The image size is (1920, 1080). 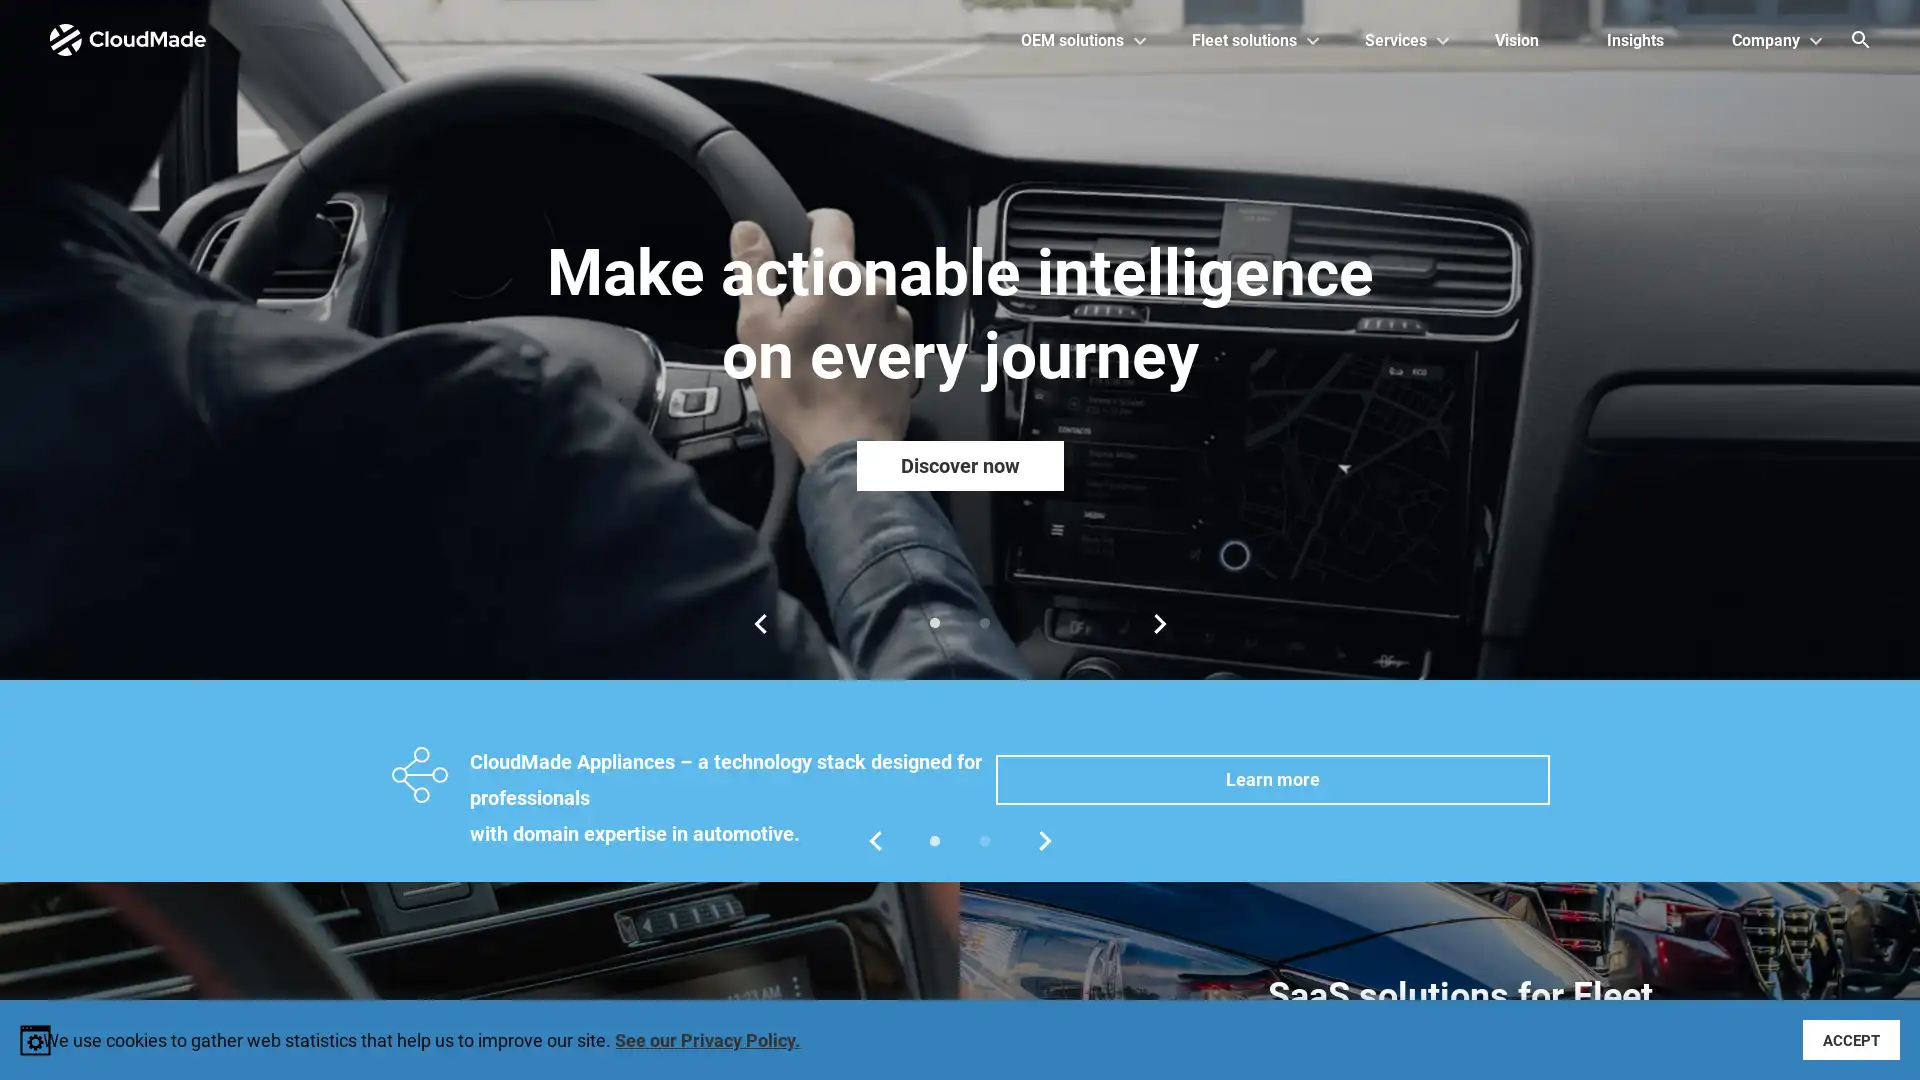 What do you see at coordinates (758, 623) in the screenshot?
I see `Previous` at bounding box center [758, 623].